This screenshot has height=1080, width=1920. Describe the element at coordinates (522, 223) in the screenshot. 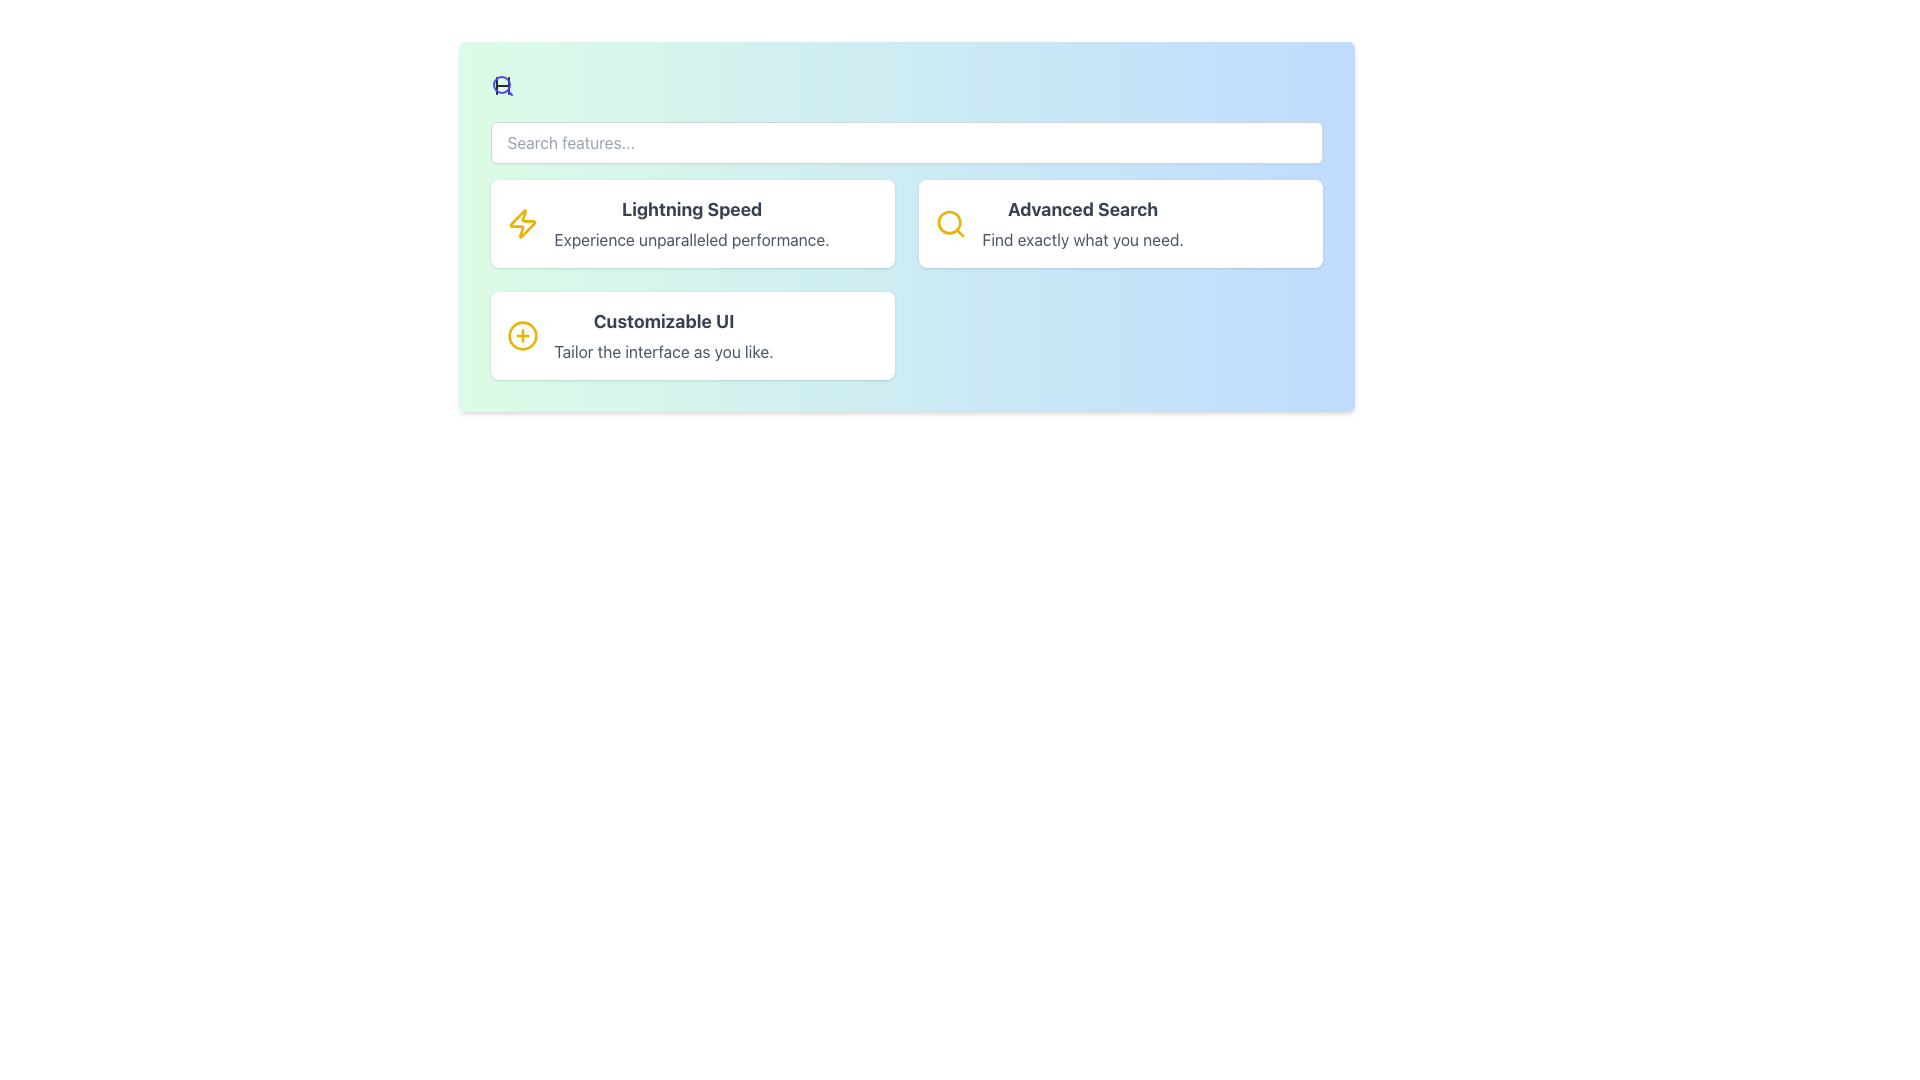

I see `the lightning bolt icon with a yellow stroke located in the 'Lightning Speed' section above the text` at that location.